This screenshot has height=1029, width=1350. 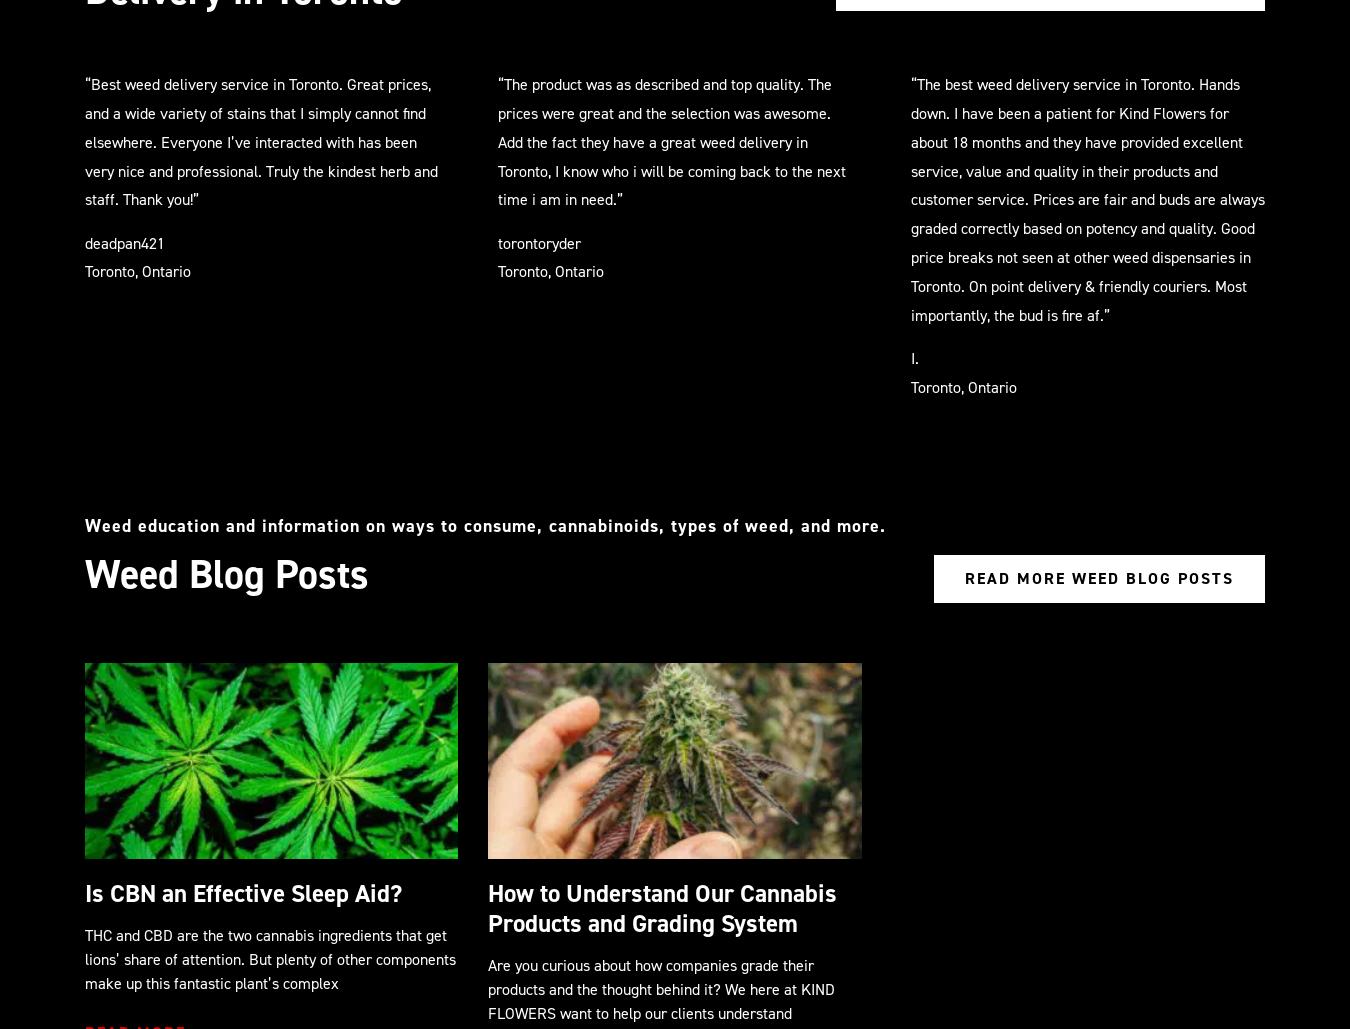 I want to click on 'Weed education and information on ways to consume, cannabinoids, types of weed, and more.', so click(x=484, y=523).